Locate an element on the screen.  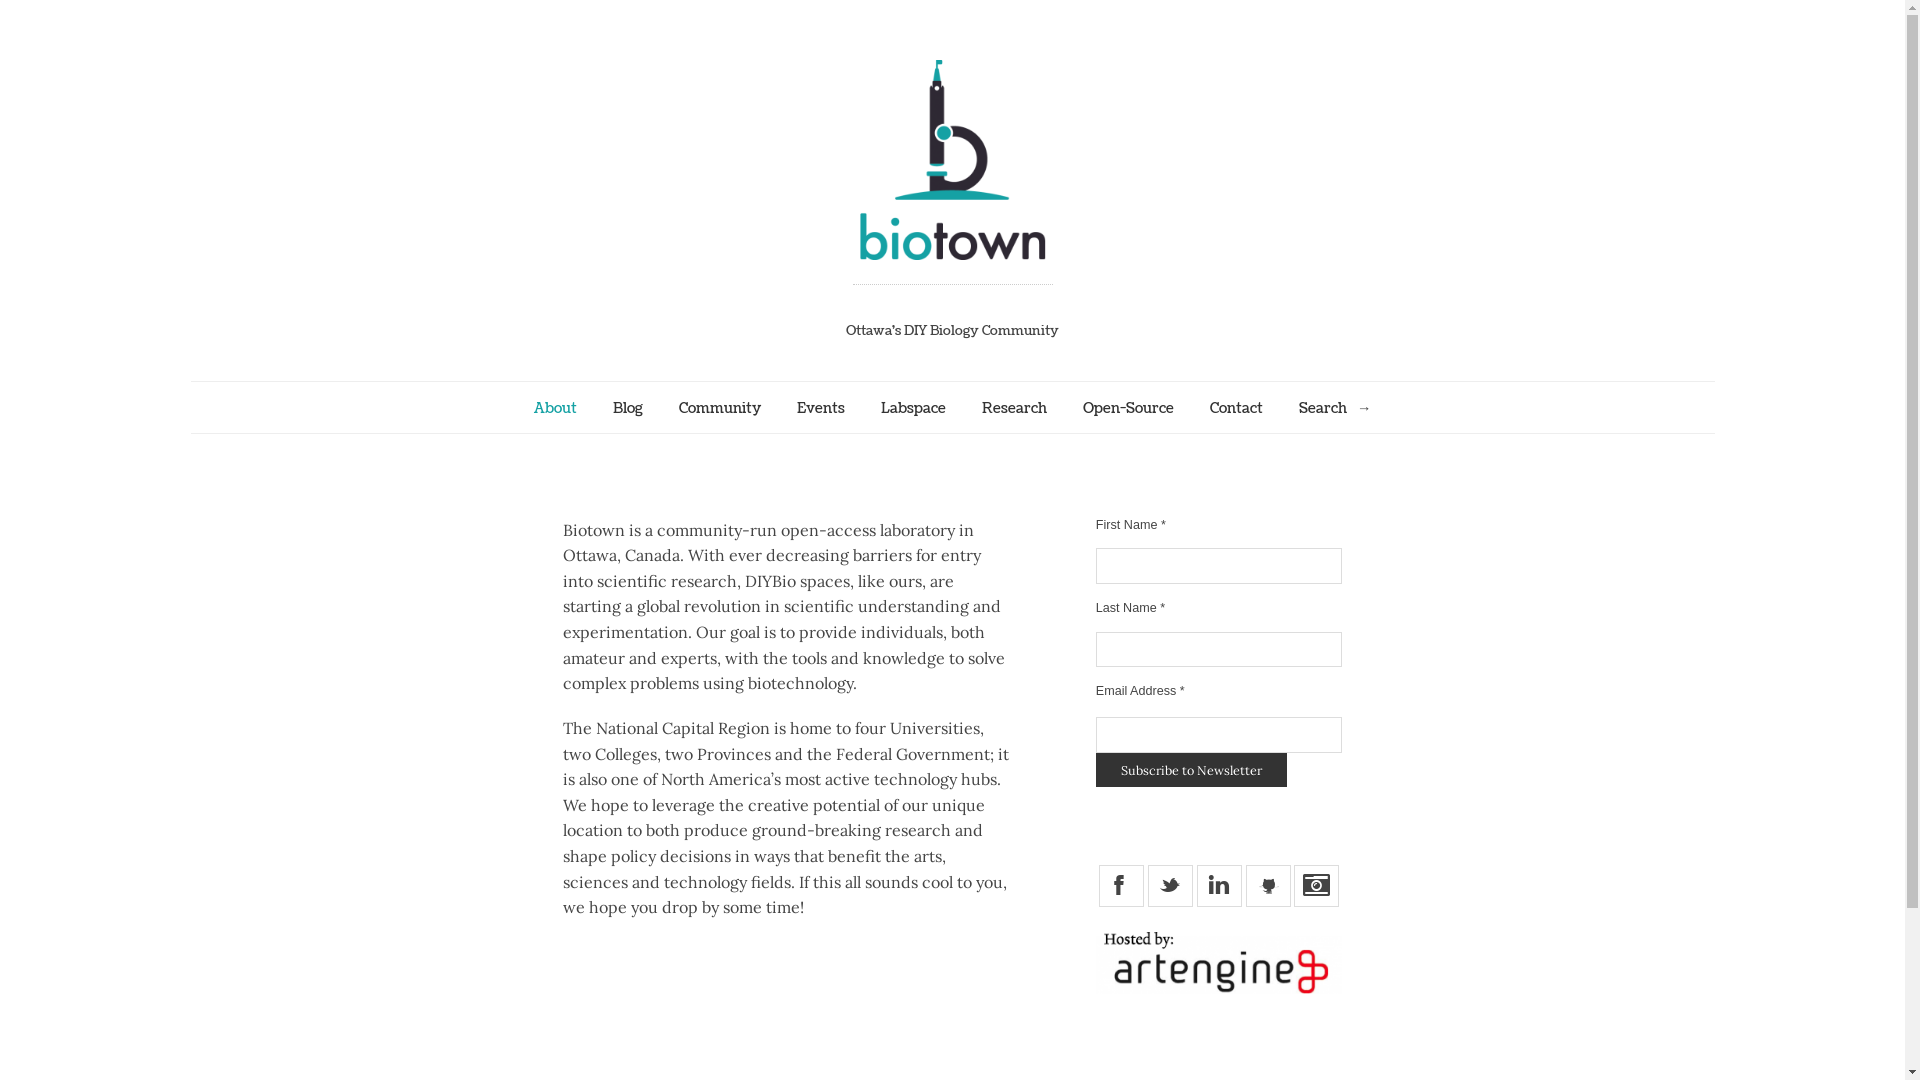
'Community' is located at coordinates (719, 407).